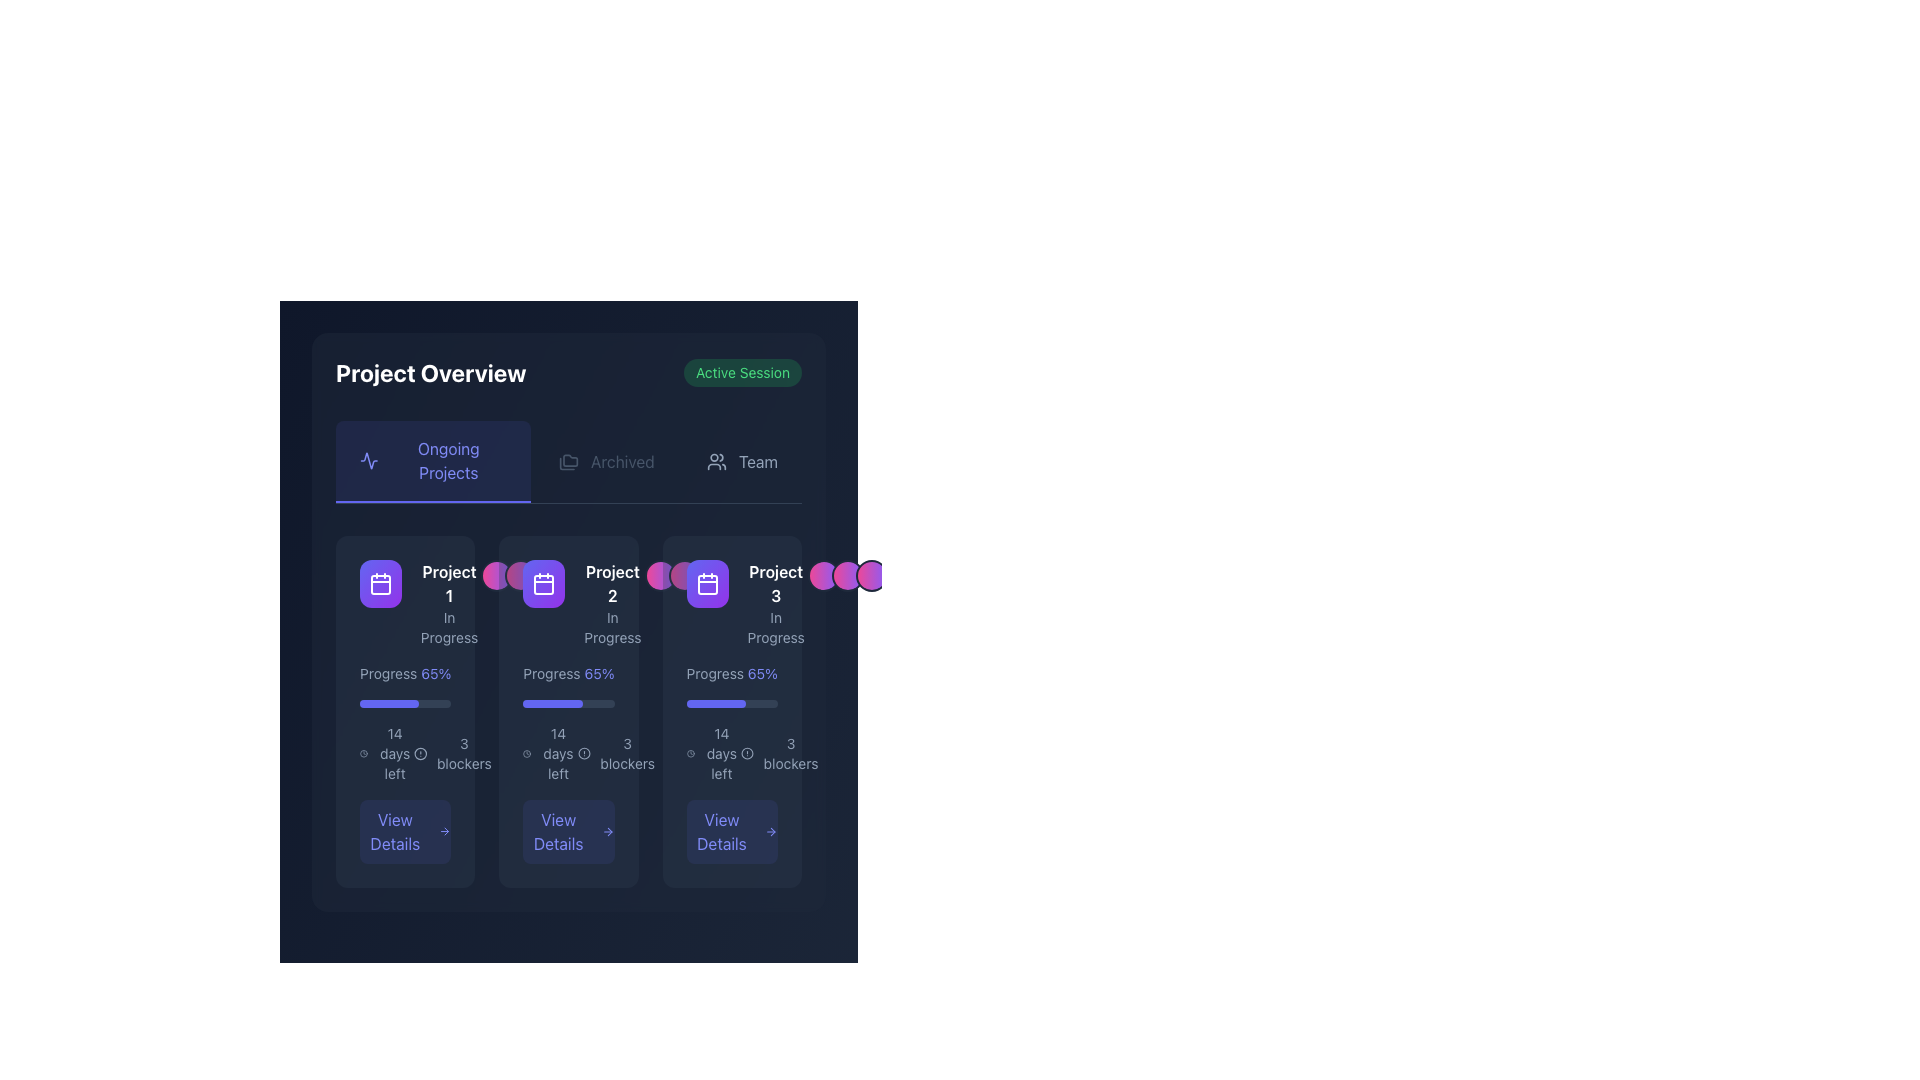 Image resolution: width=1920 pixels, height=1080 pixels. I want to click on the button located in the bottom section of the third panel, beneath the progress text ('Progress 65%') and project information ('14 days left', '3 blockers') for keyboard navigation, so click(731, 832).